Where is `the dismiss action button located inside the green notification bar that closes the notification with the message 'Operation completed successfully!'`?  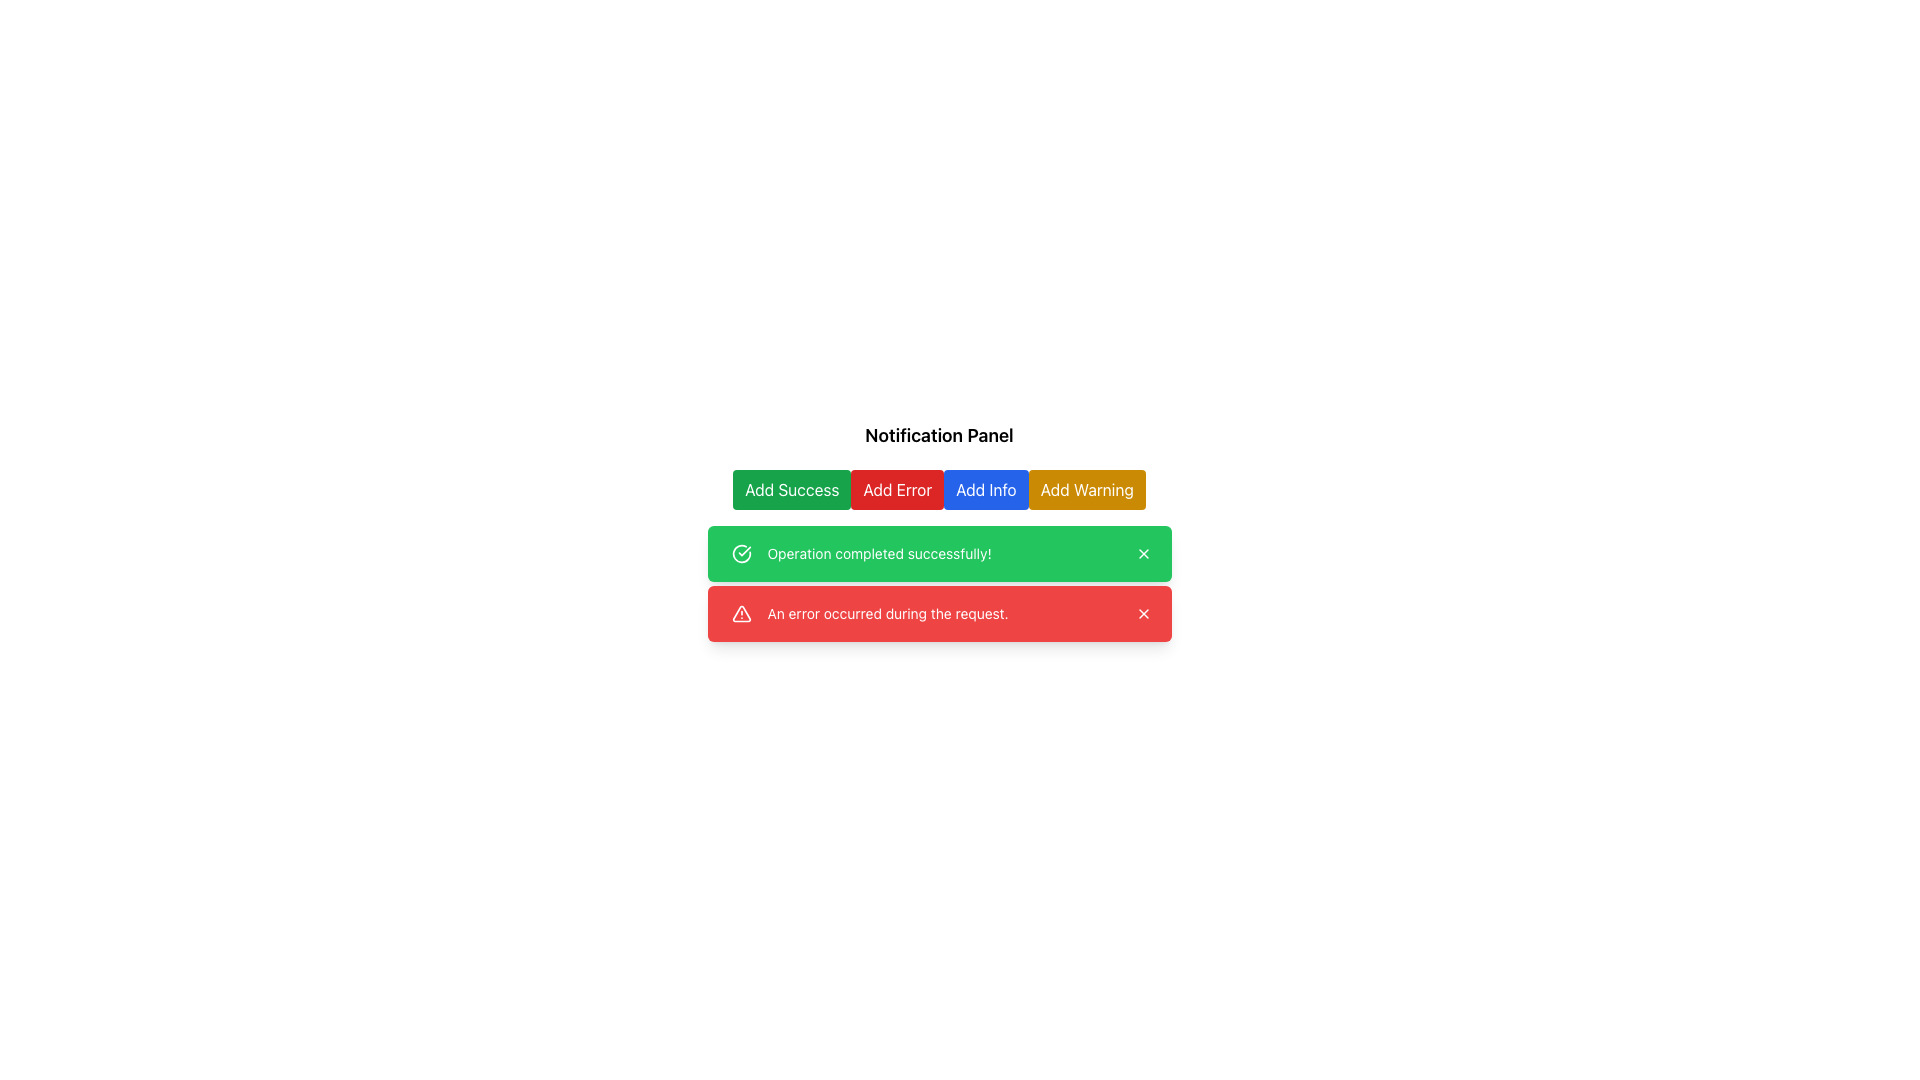 the dismiss action button located inside the green notification bar that closes the notification with the message 'Operation completed successfully!' is located at coordinates (1143, 554).